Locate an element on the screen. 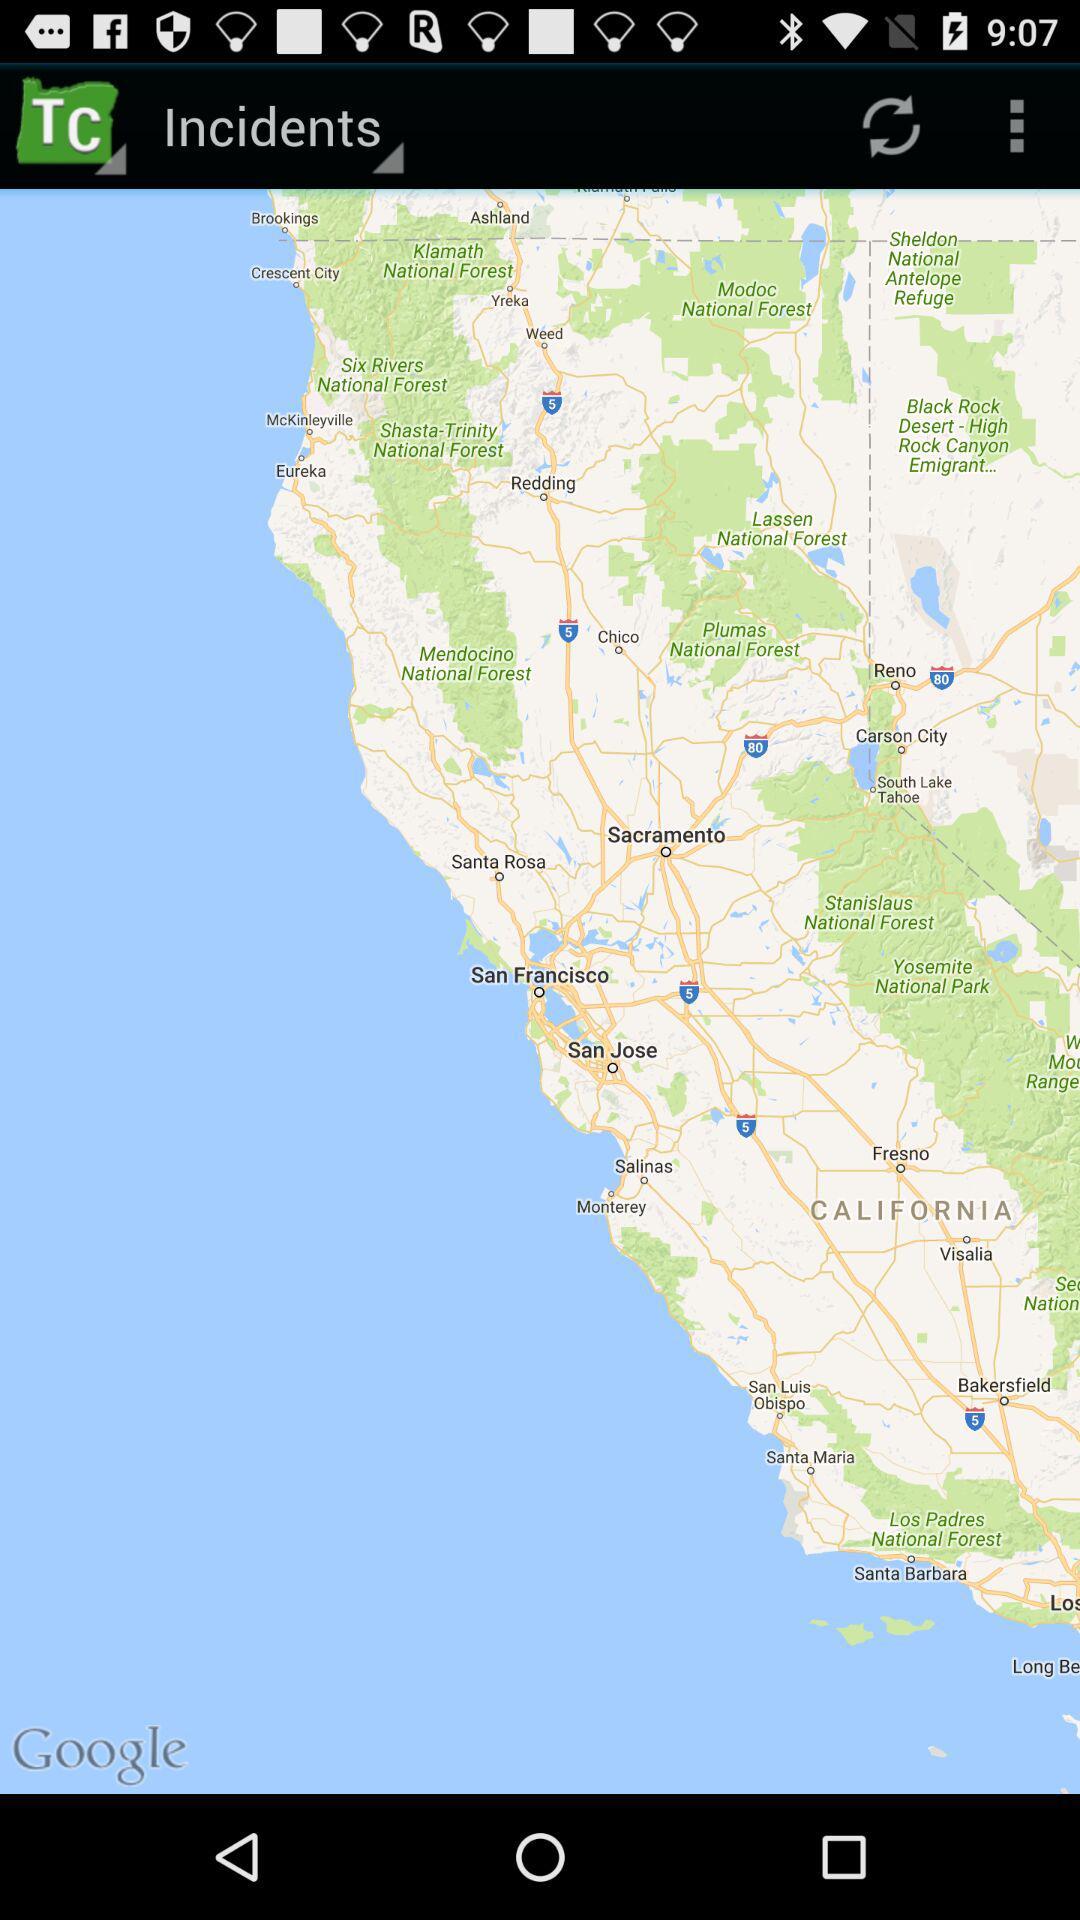 Image resolution: width=1080 pixels, height=1920 pixels. the refresh icon is located at coordinates (890, 133).